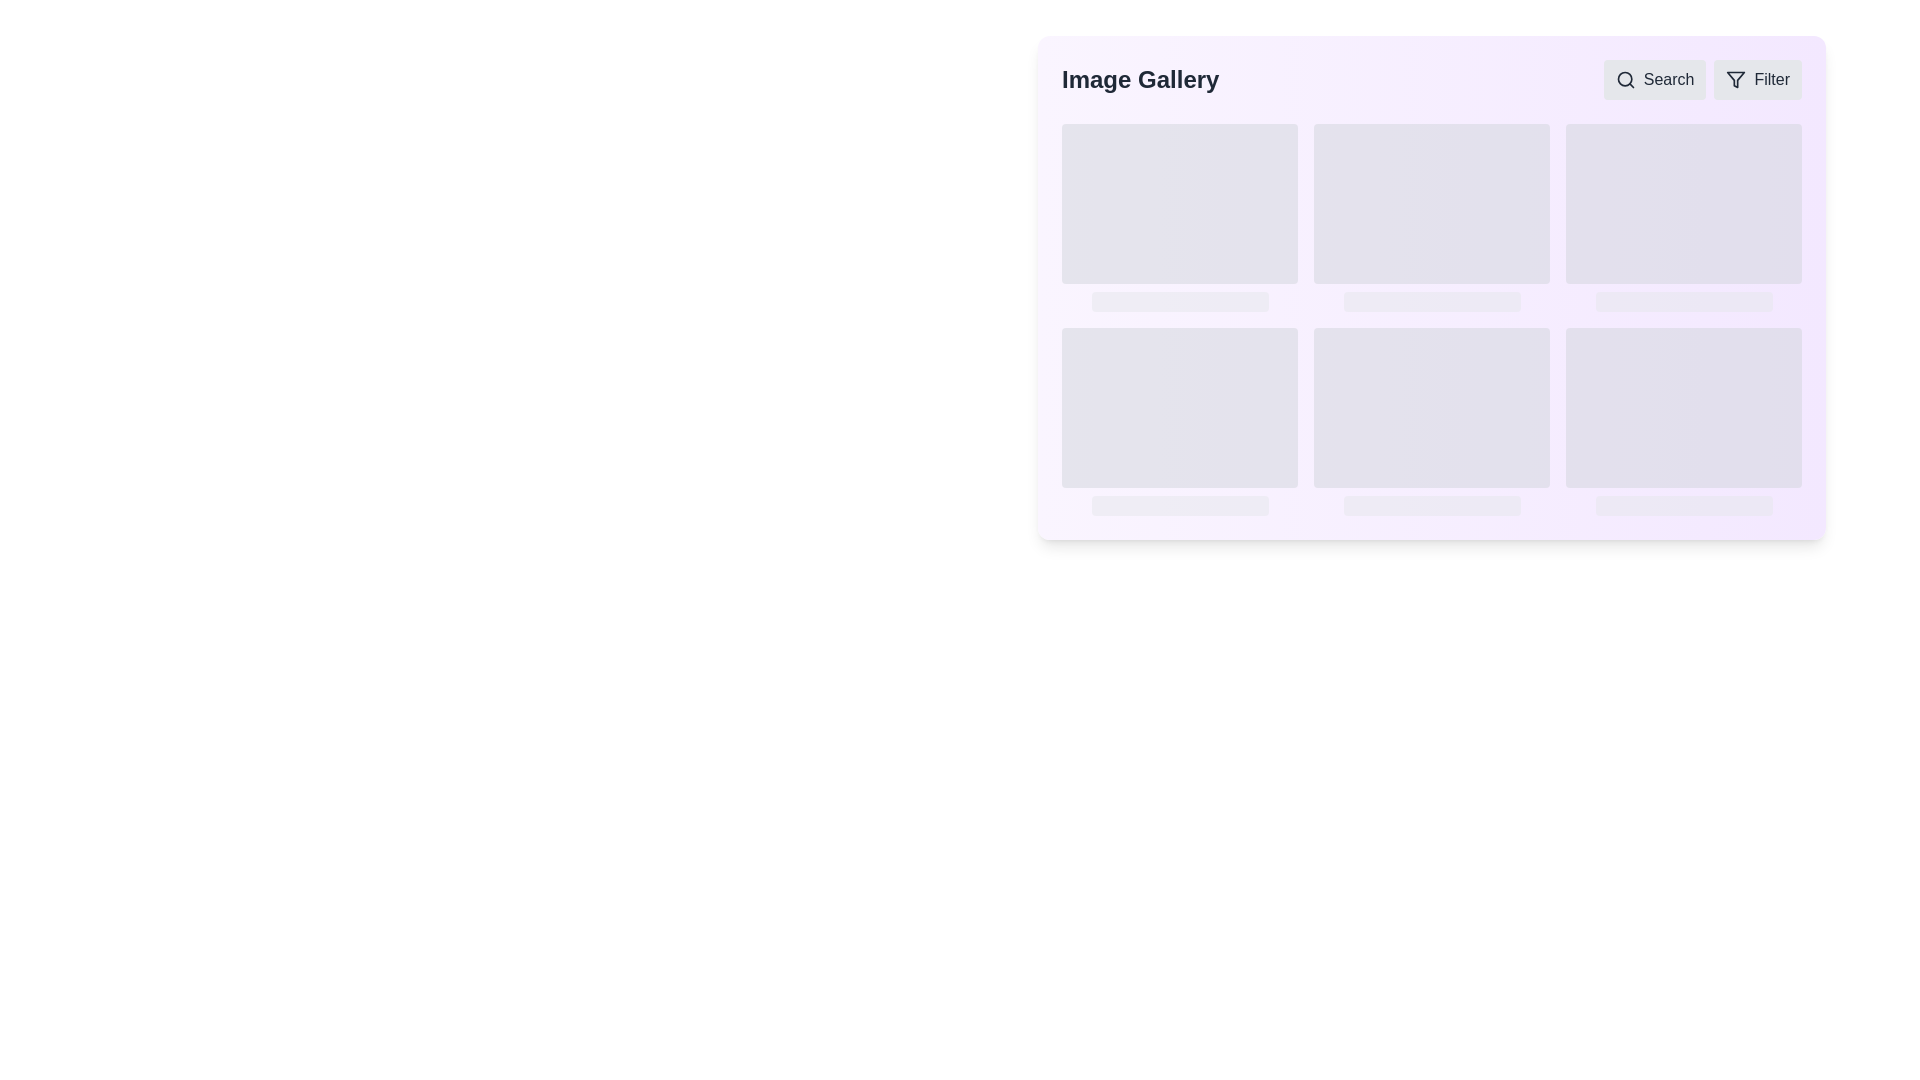 This screenshot has width=1920, height=1080. I want to click on the static visual placeholder with a gray background and rounded corners located in the lower-right corner of the gallery-like interface, so click(1683, 407).